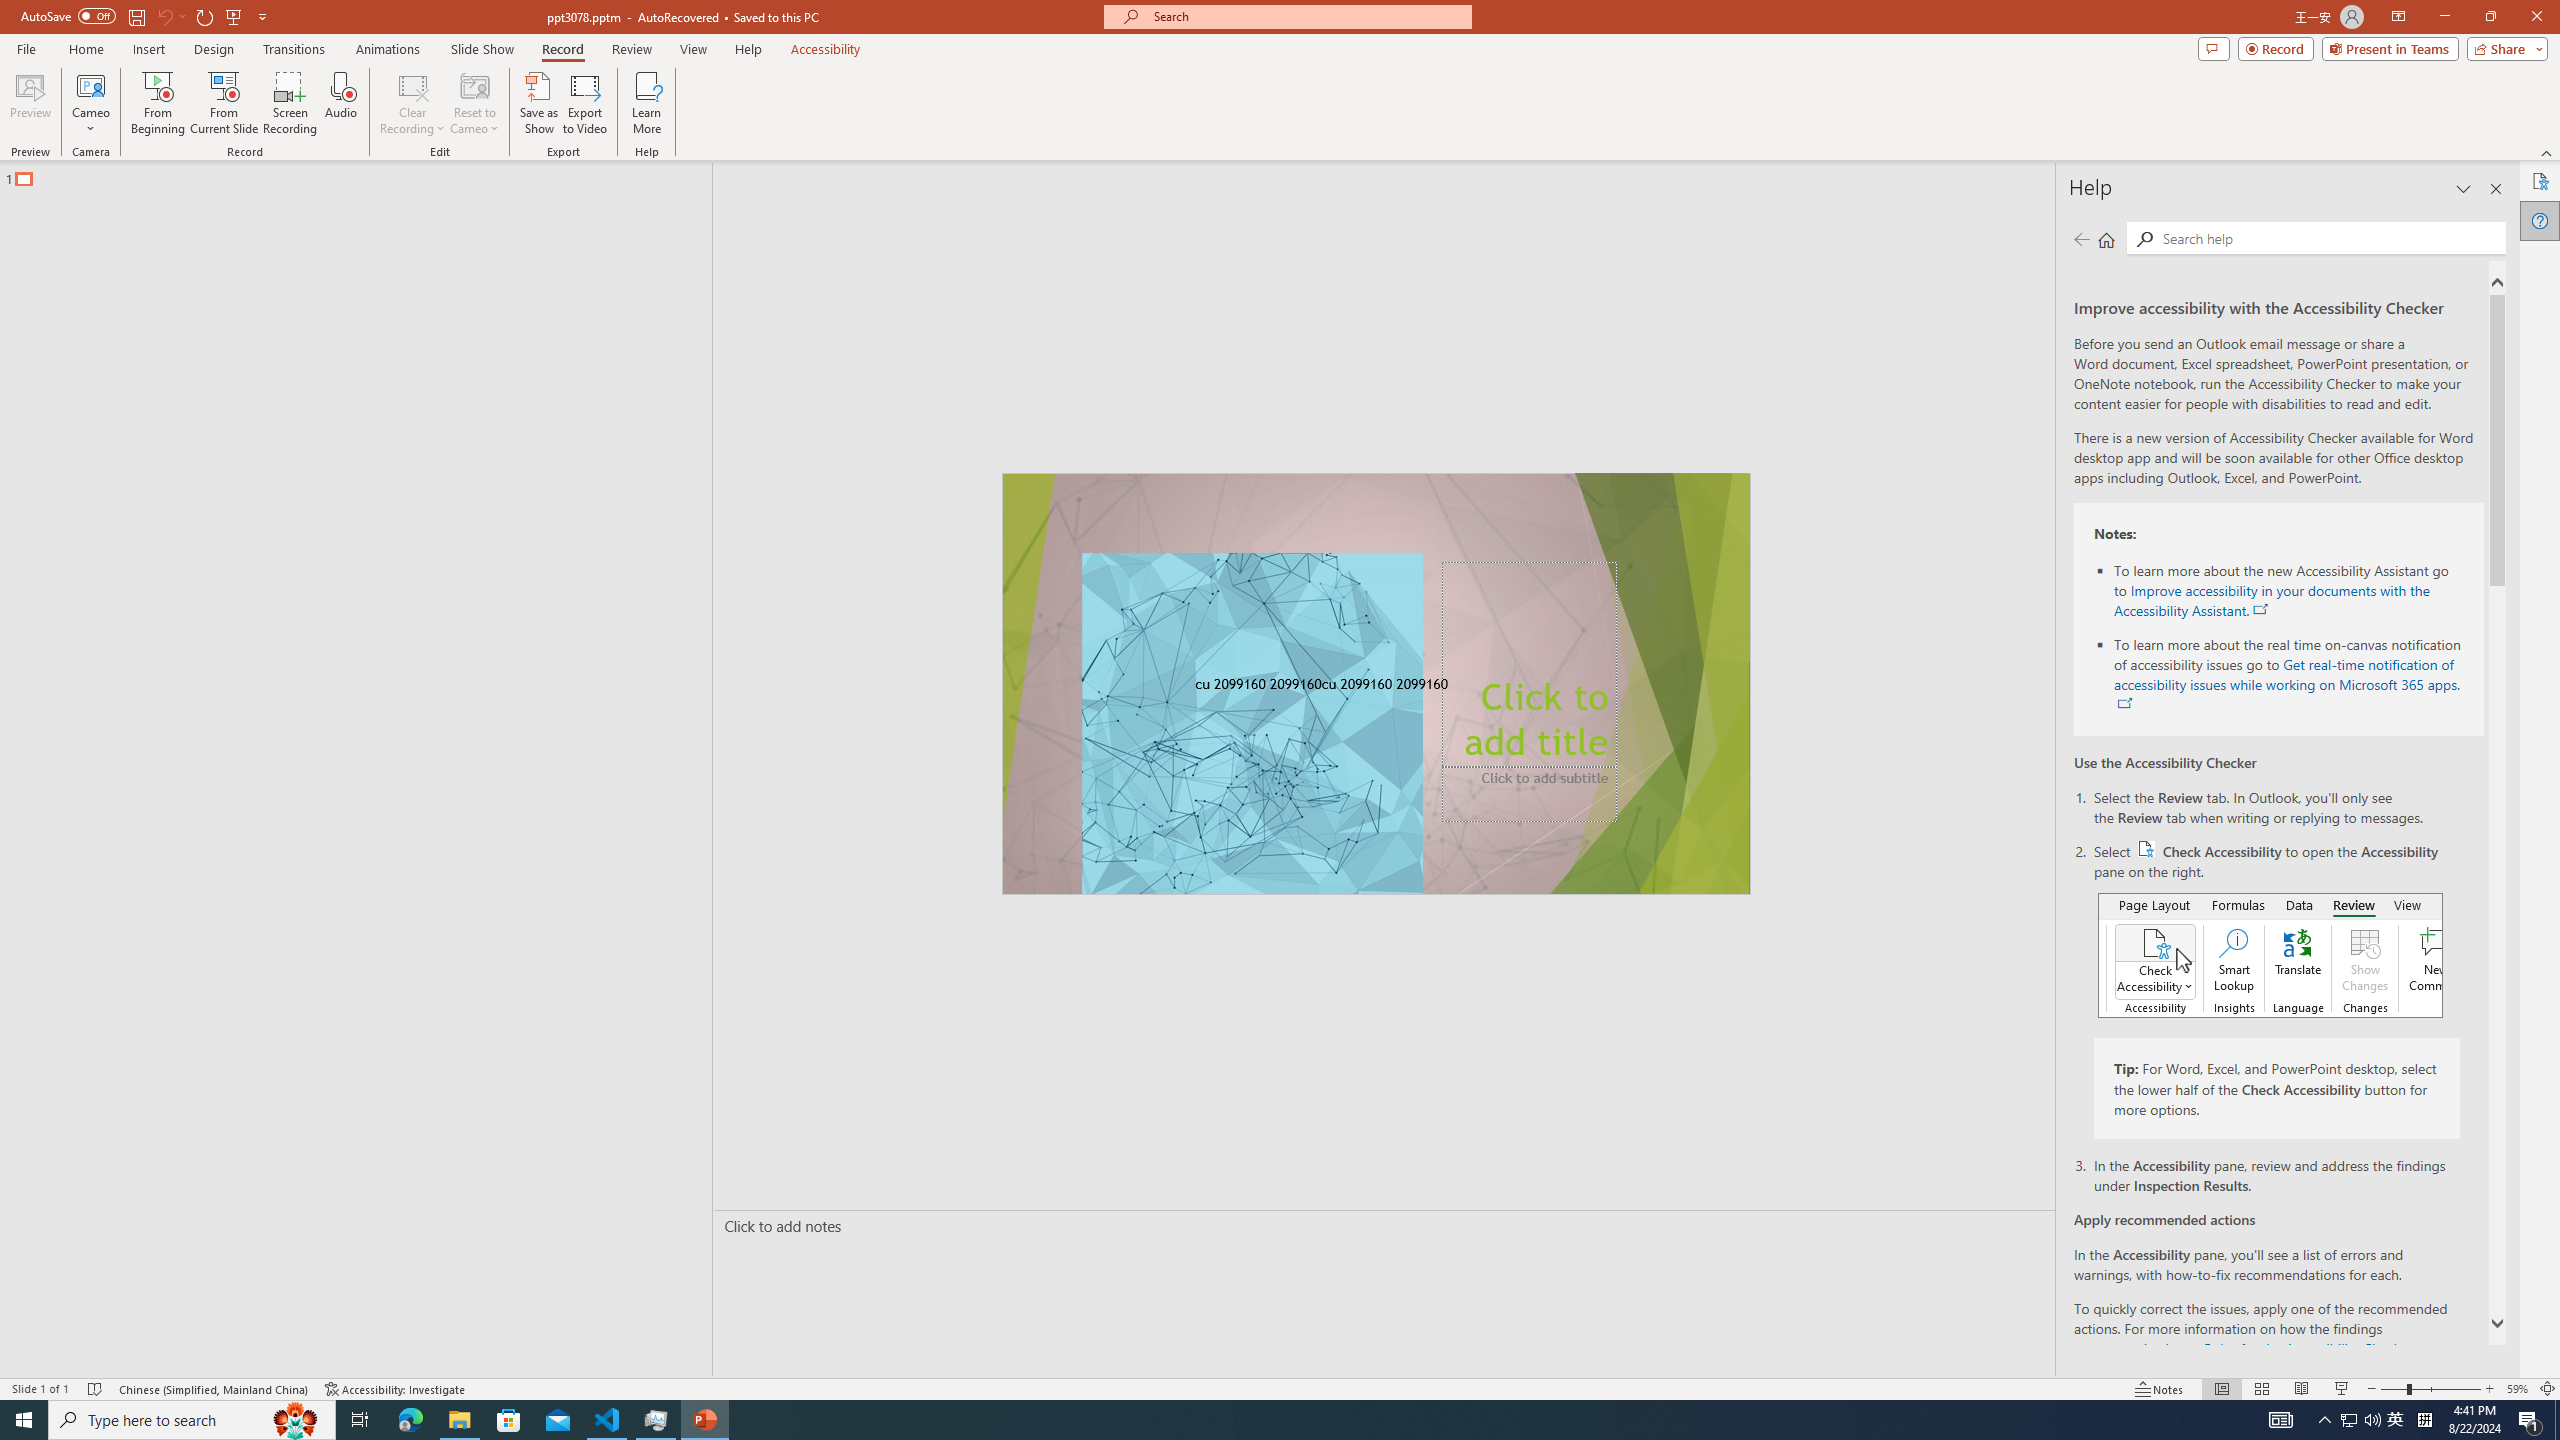 This screenshot has width=2560, height=1440. I want to click on 'An abstract genetic concept', so click(1377, 683).